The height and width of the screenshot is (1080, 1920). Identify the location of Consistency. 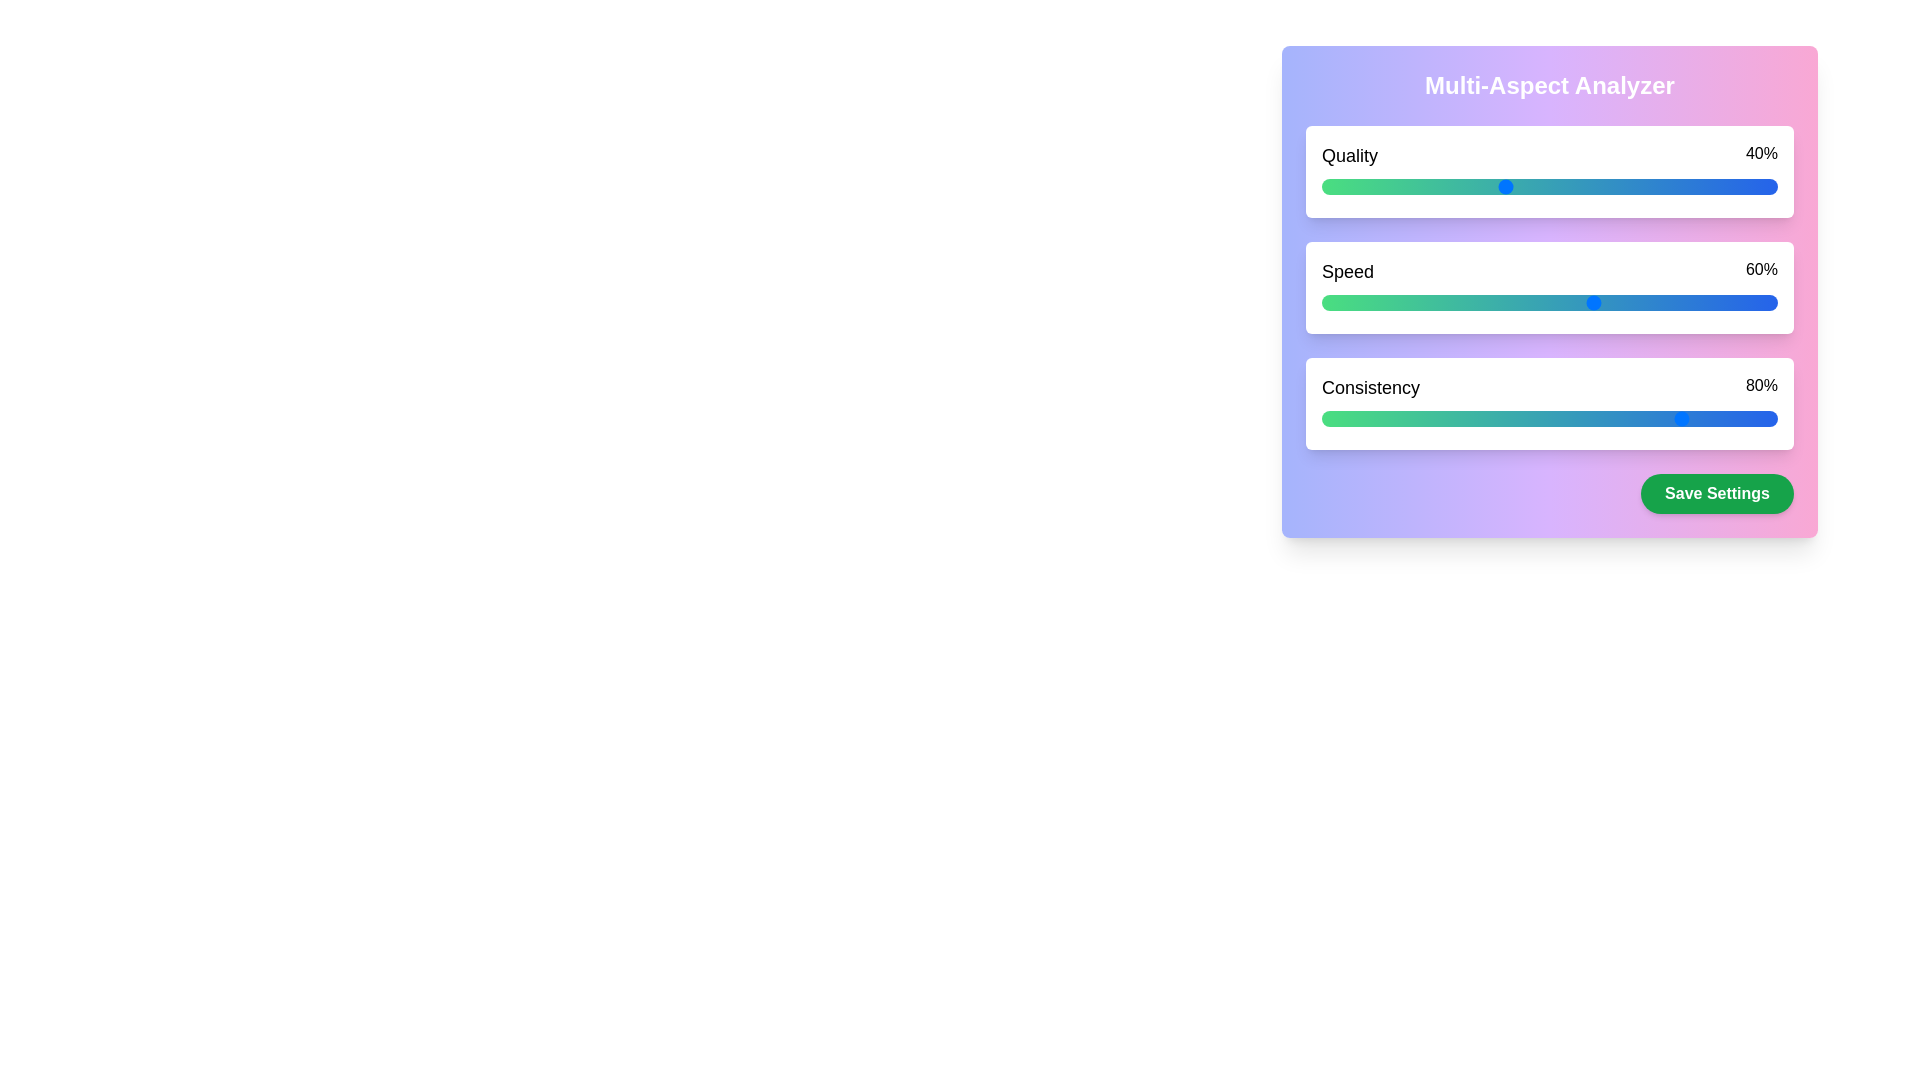
(1758, 418).